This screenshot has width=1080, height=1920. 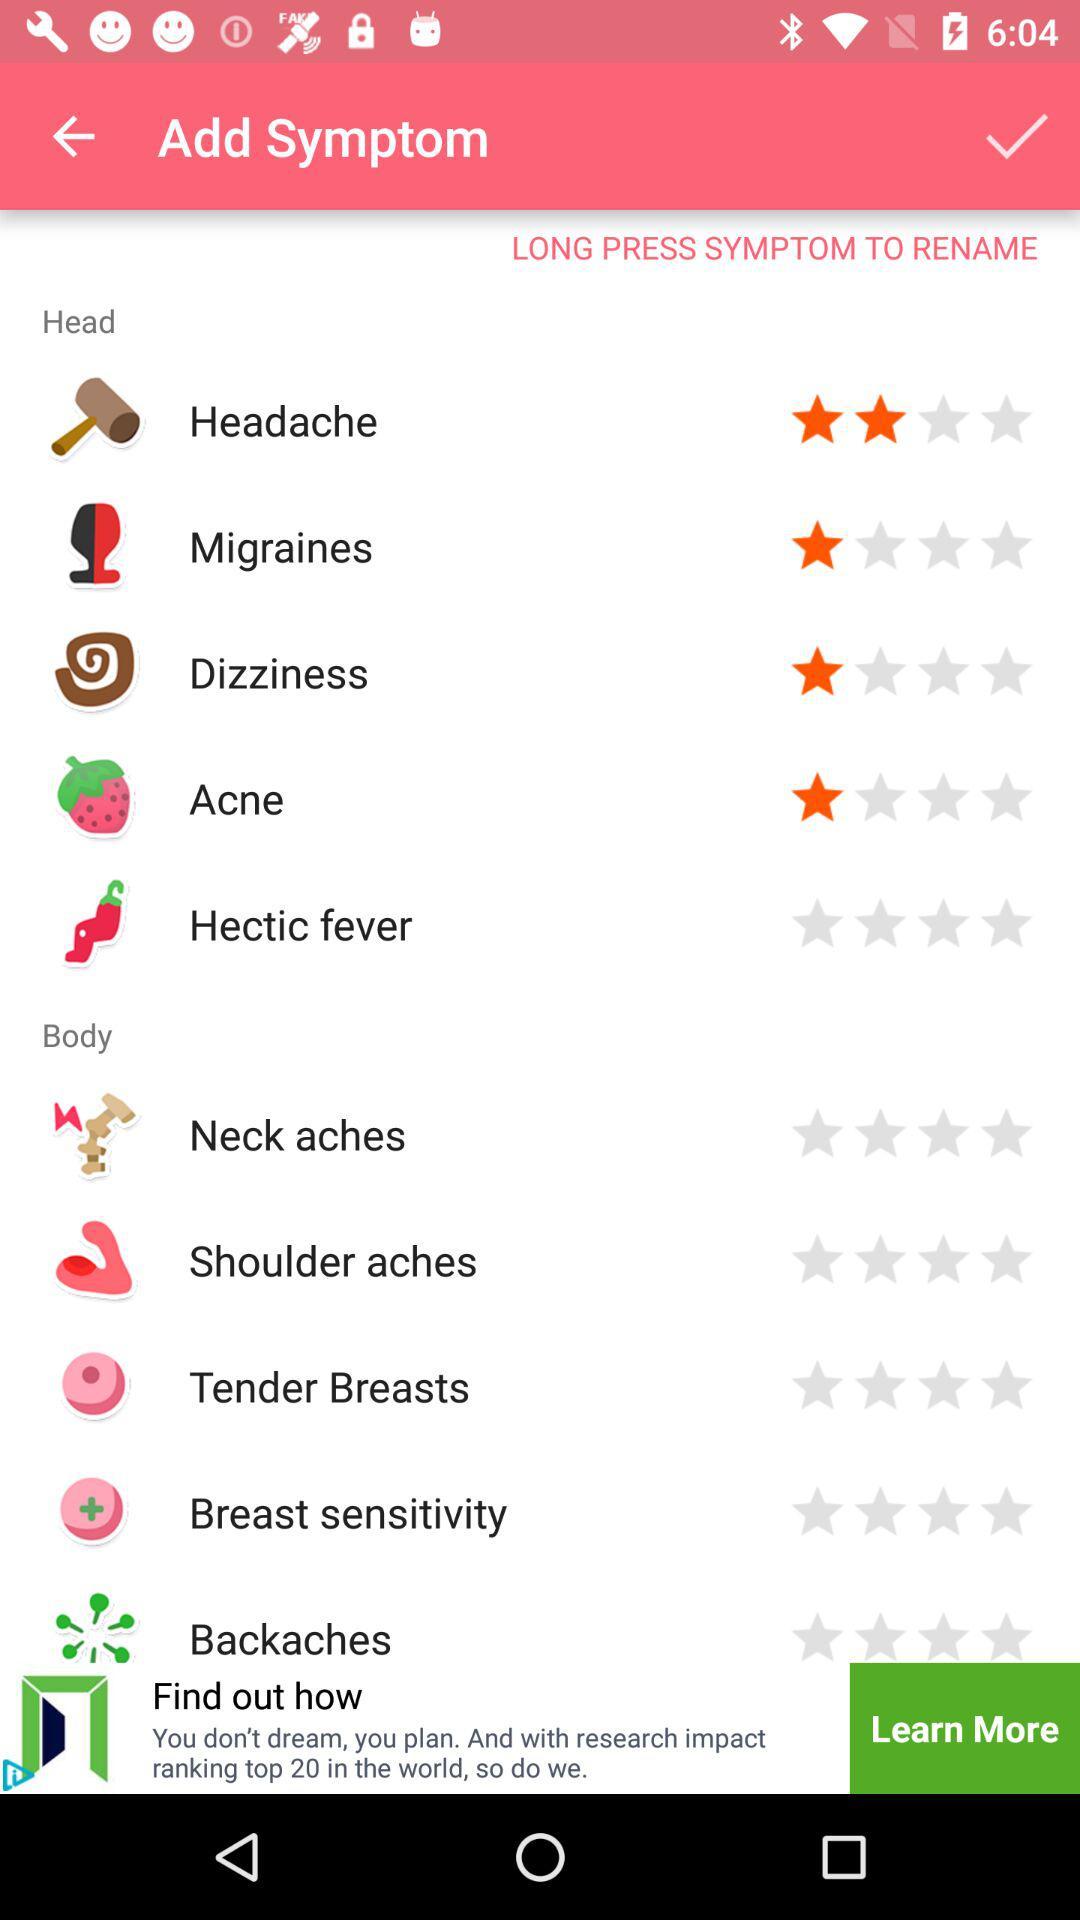 I want to click on give a star rating, so click(x=943, y=1634).